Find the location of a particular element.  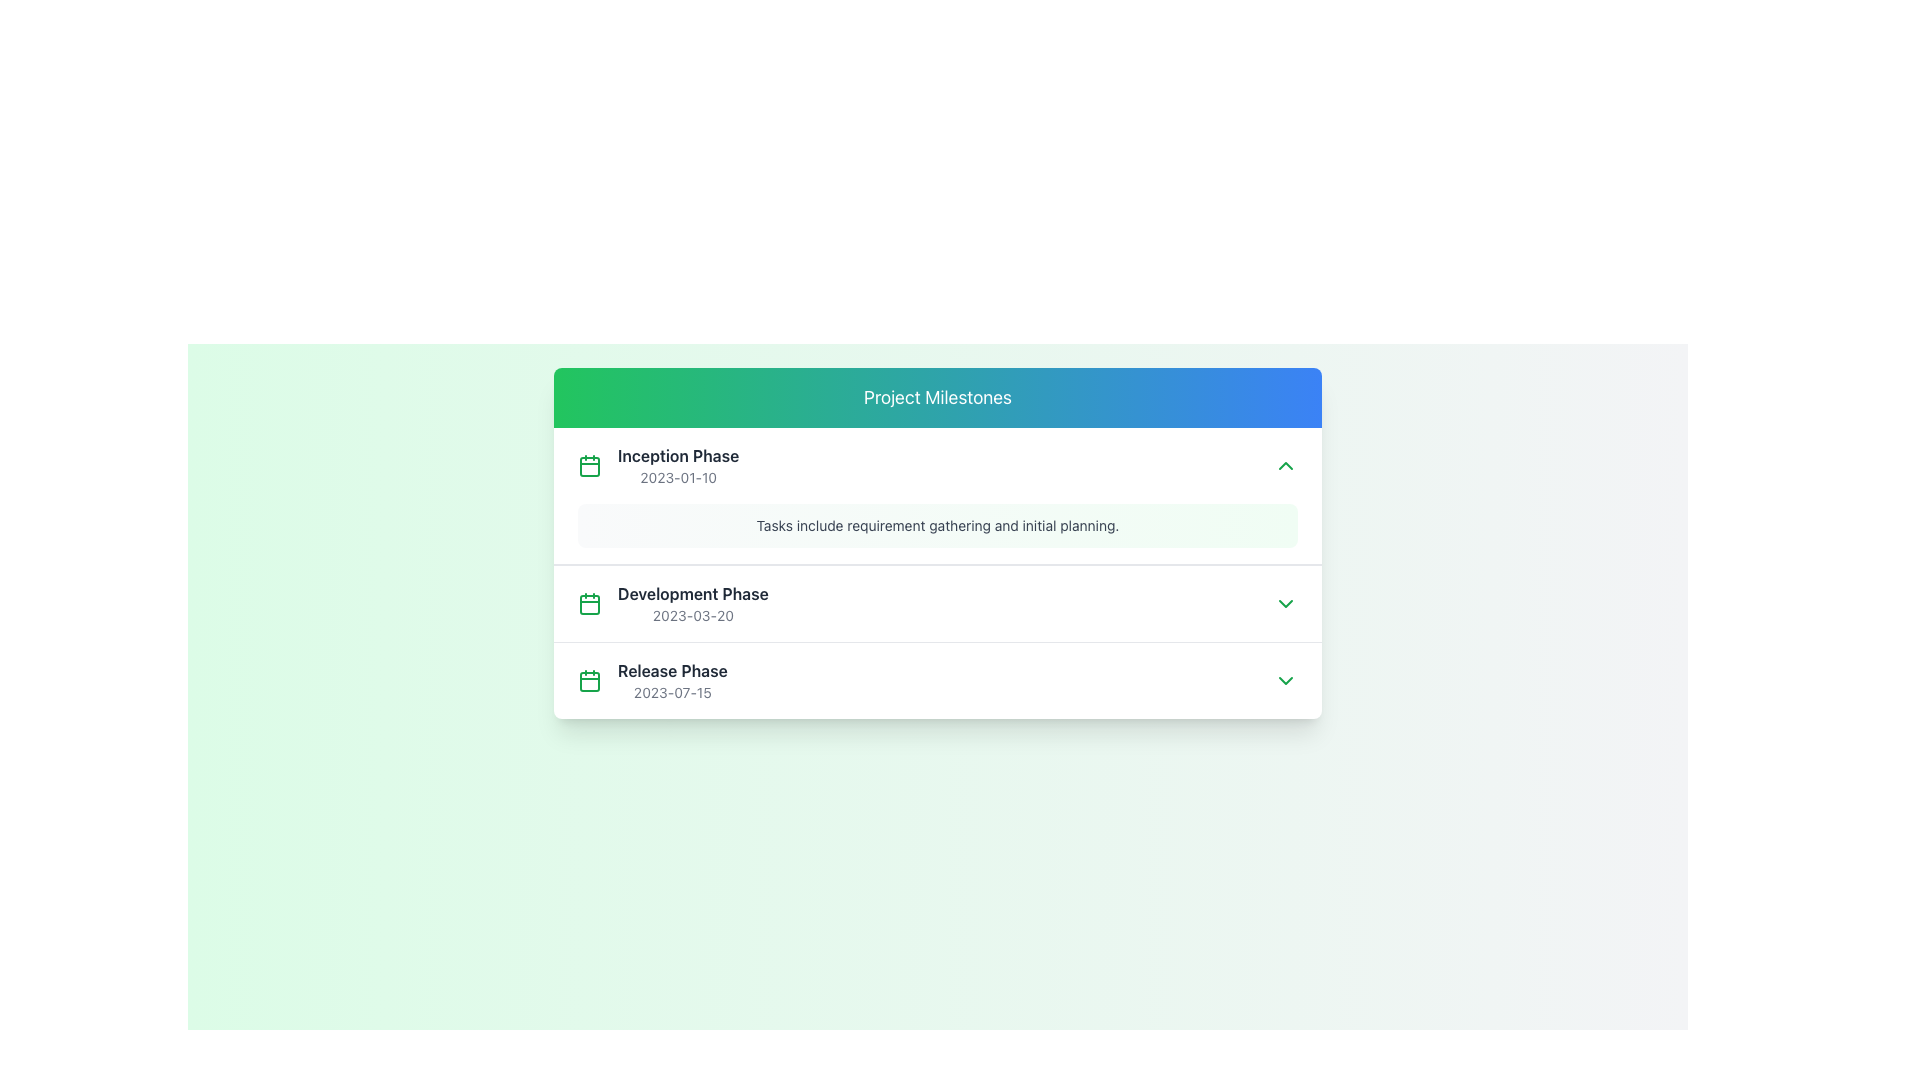

the text label displaying 'Tasks include requirement gathering and initial planning.' located in the 'Inception Phase' section of the 'Project Milestones' interface is located at coordinates (936, 524).